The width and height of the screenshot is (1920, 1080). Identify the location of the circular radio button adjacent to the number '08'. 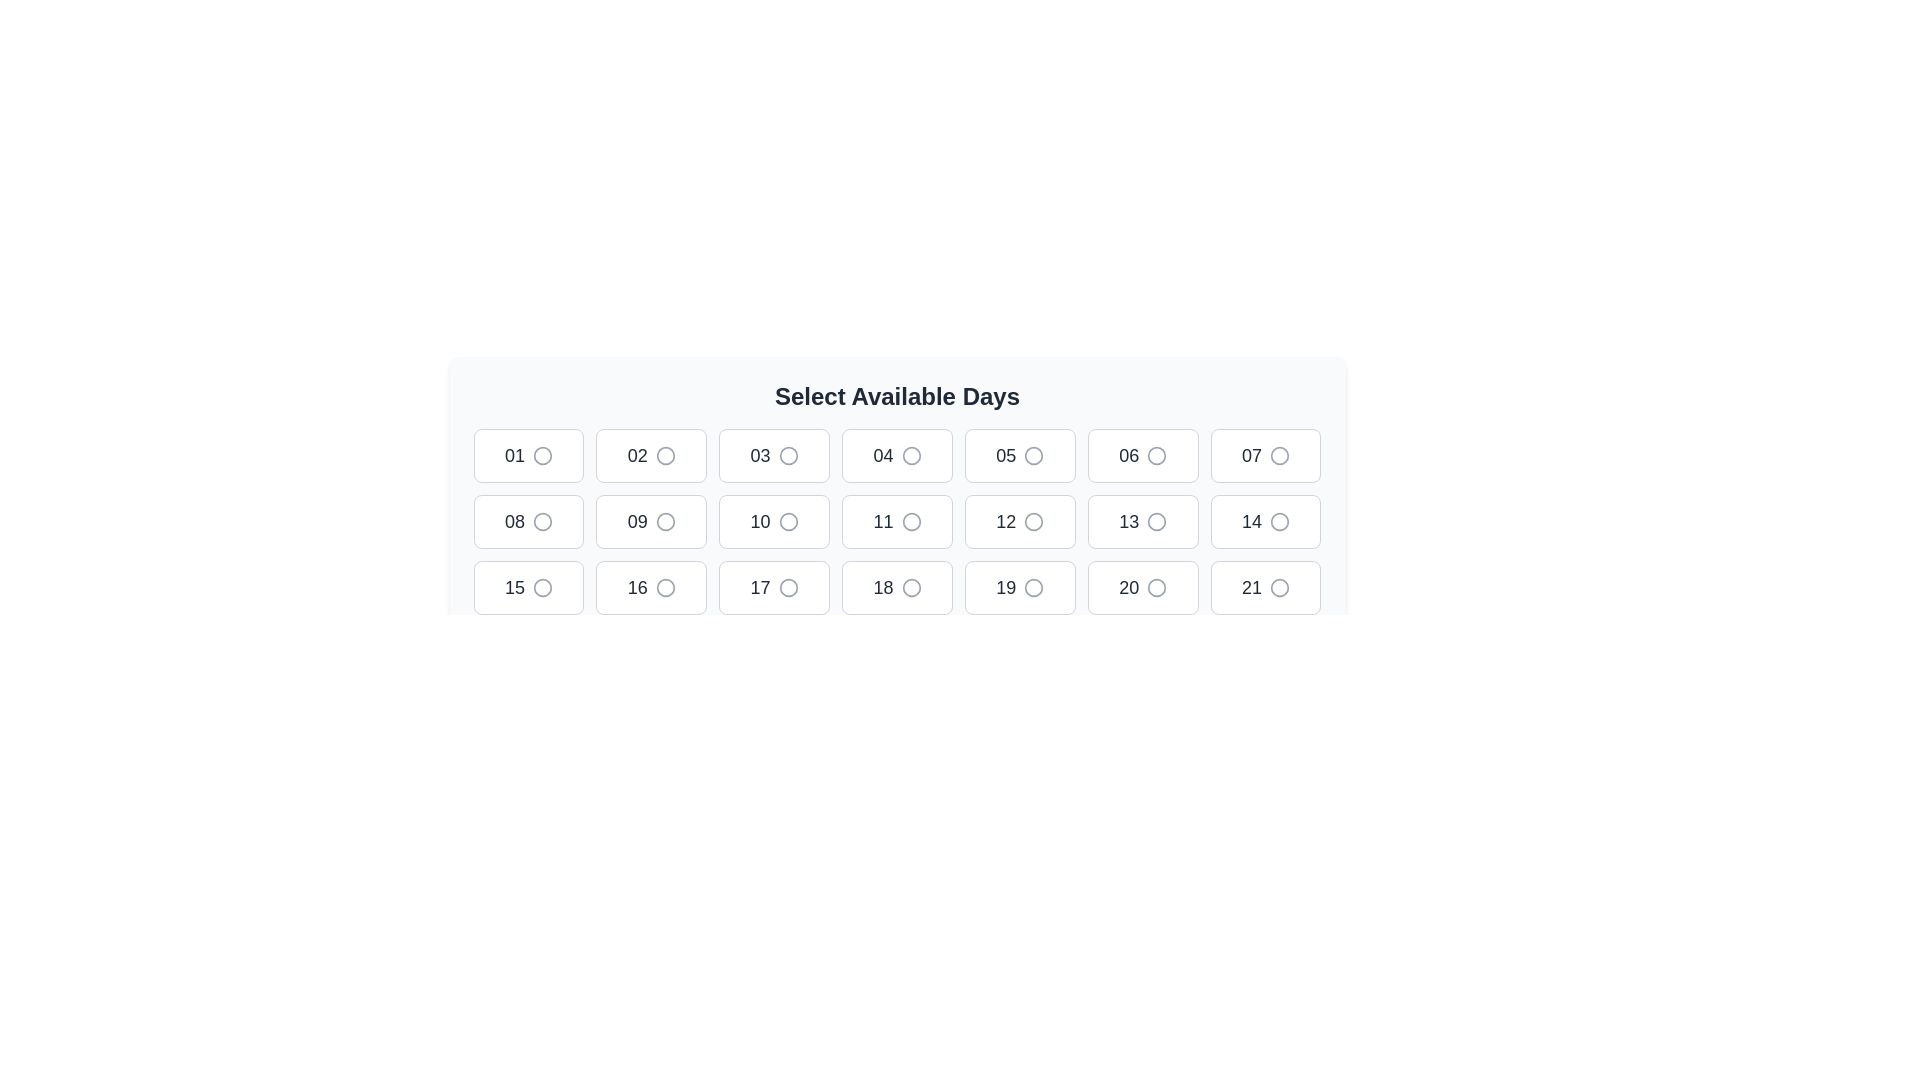
(542, 520).